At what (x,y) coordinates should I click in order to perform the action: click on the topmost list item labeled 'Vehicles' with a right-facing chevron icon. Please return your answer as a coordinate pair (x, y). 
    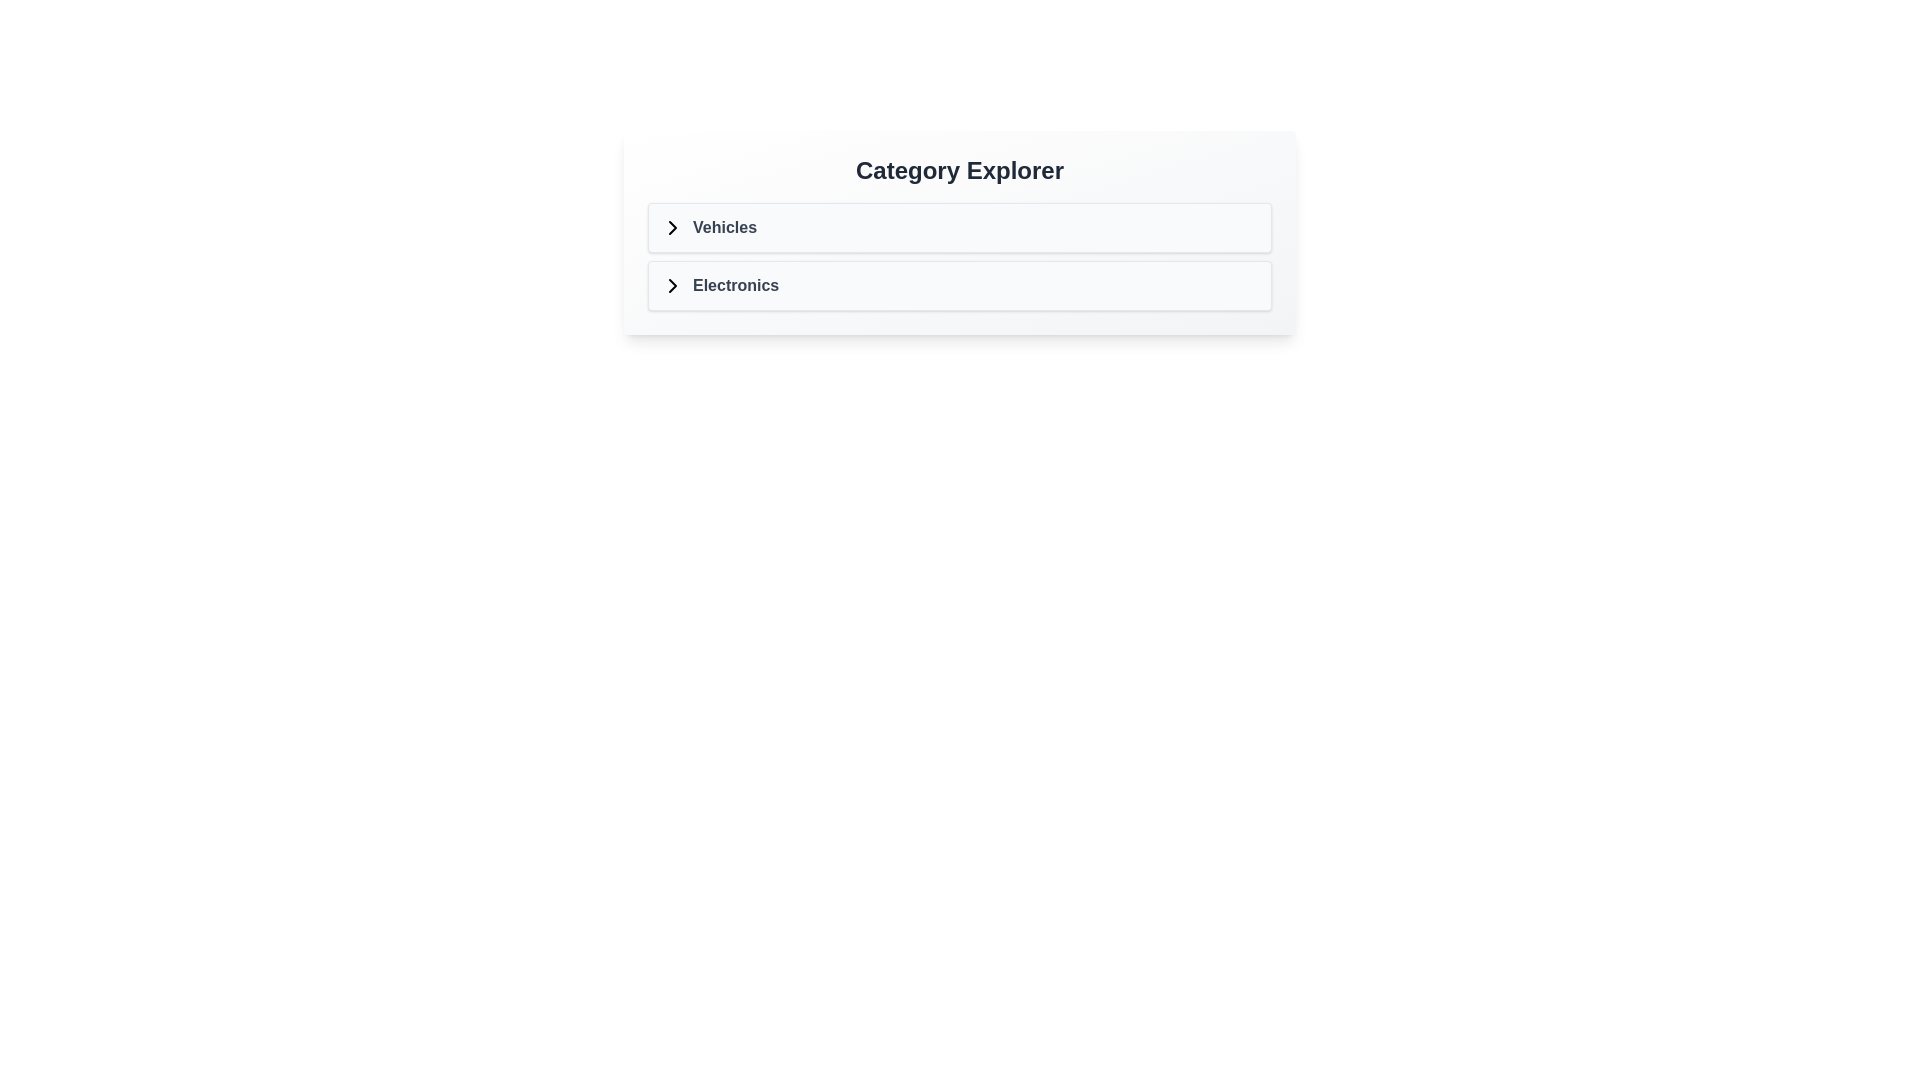
    Looking at the image, I should click on (709, 226).